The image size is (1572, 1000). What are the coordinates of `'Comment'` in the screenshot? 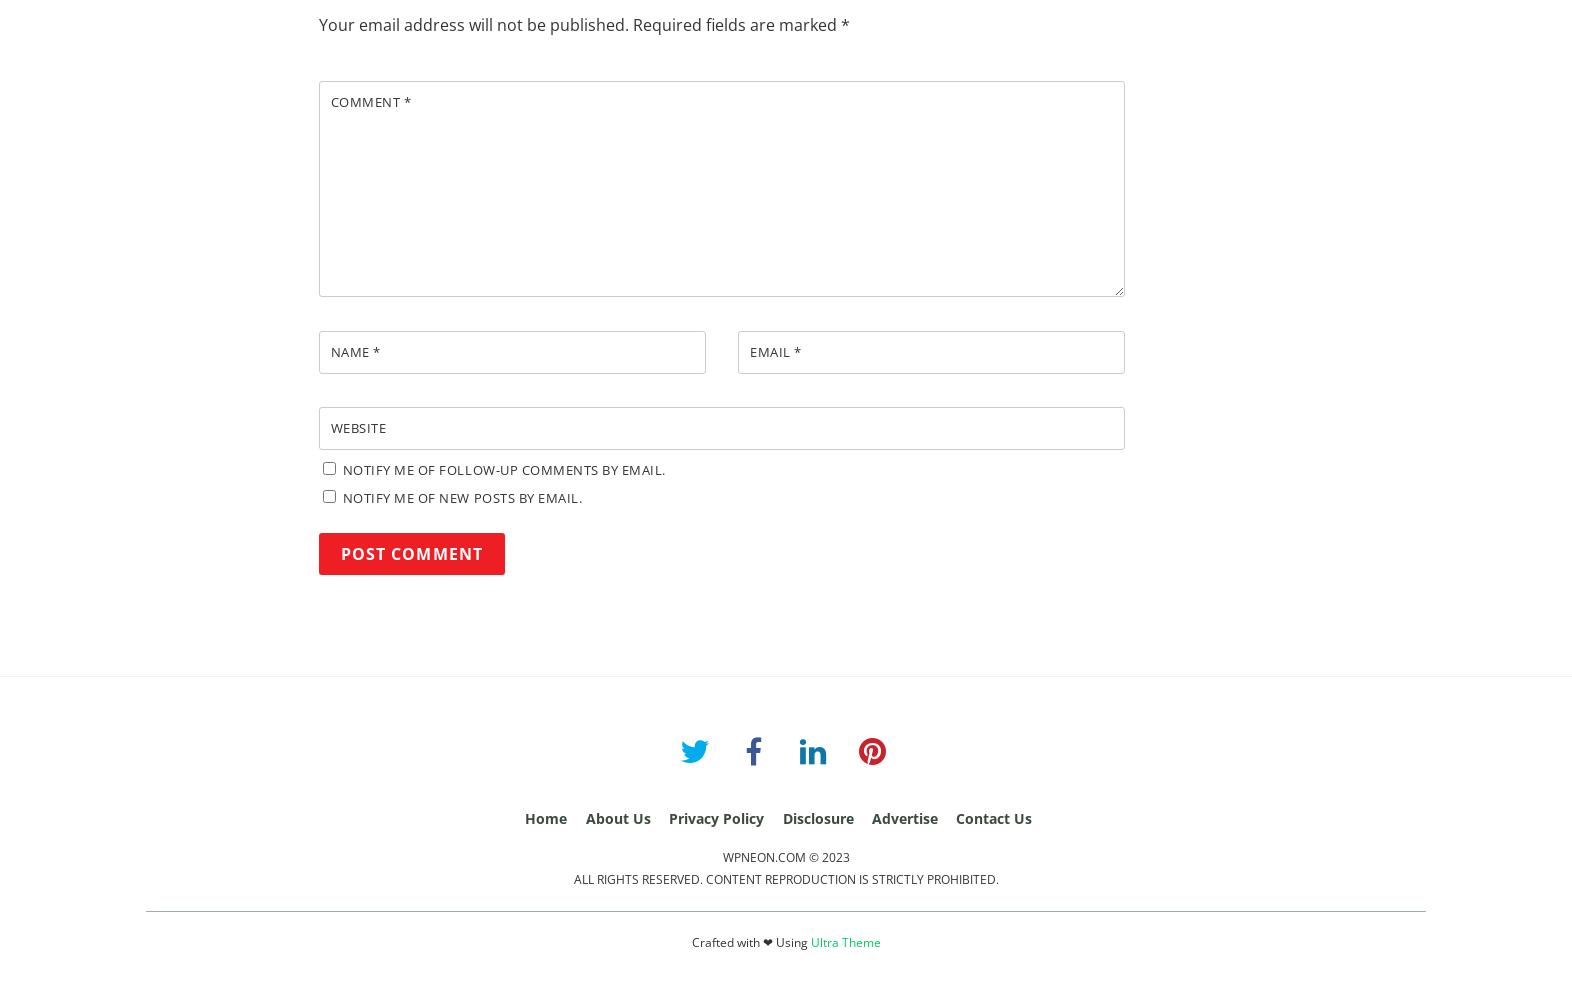 It's located at (366, 101).